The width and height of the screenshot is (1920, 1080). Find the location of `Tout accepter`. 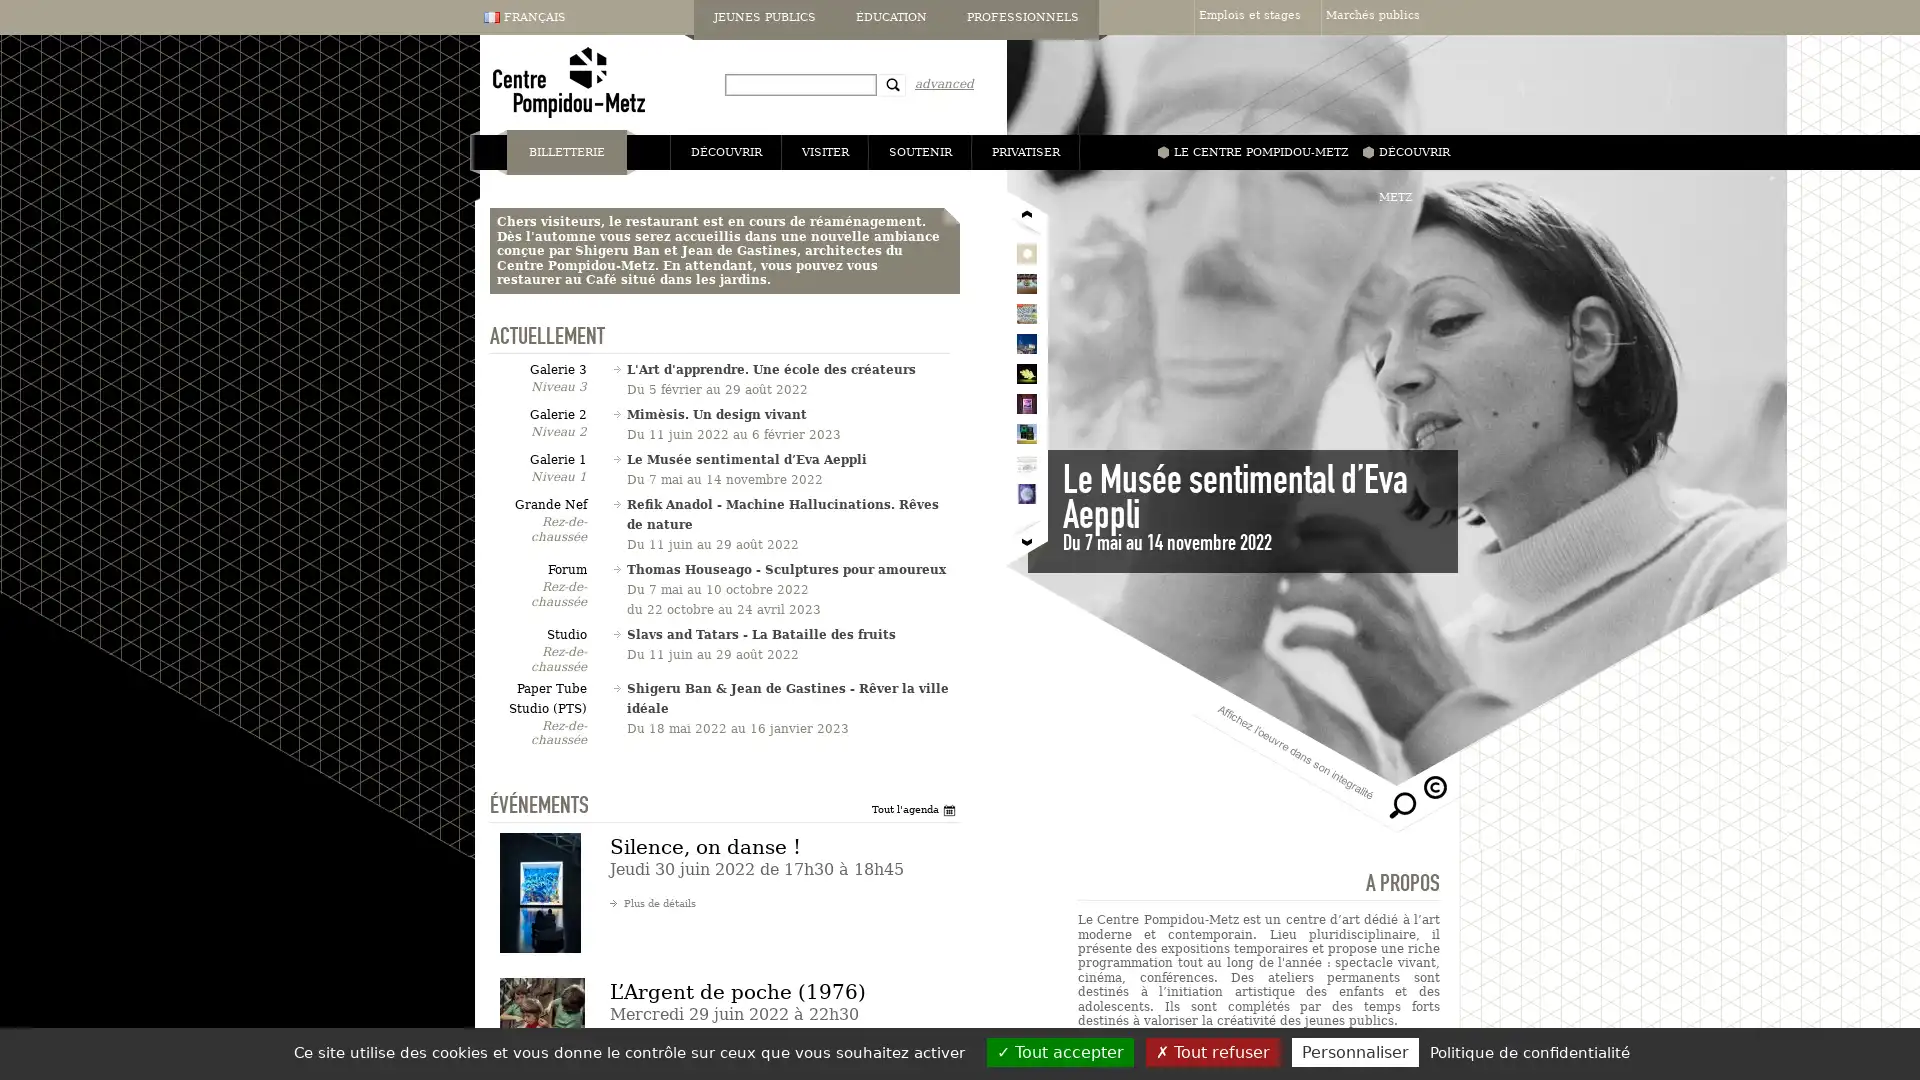

Tout accepter is located at coordinates (1059, 1051).